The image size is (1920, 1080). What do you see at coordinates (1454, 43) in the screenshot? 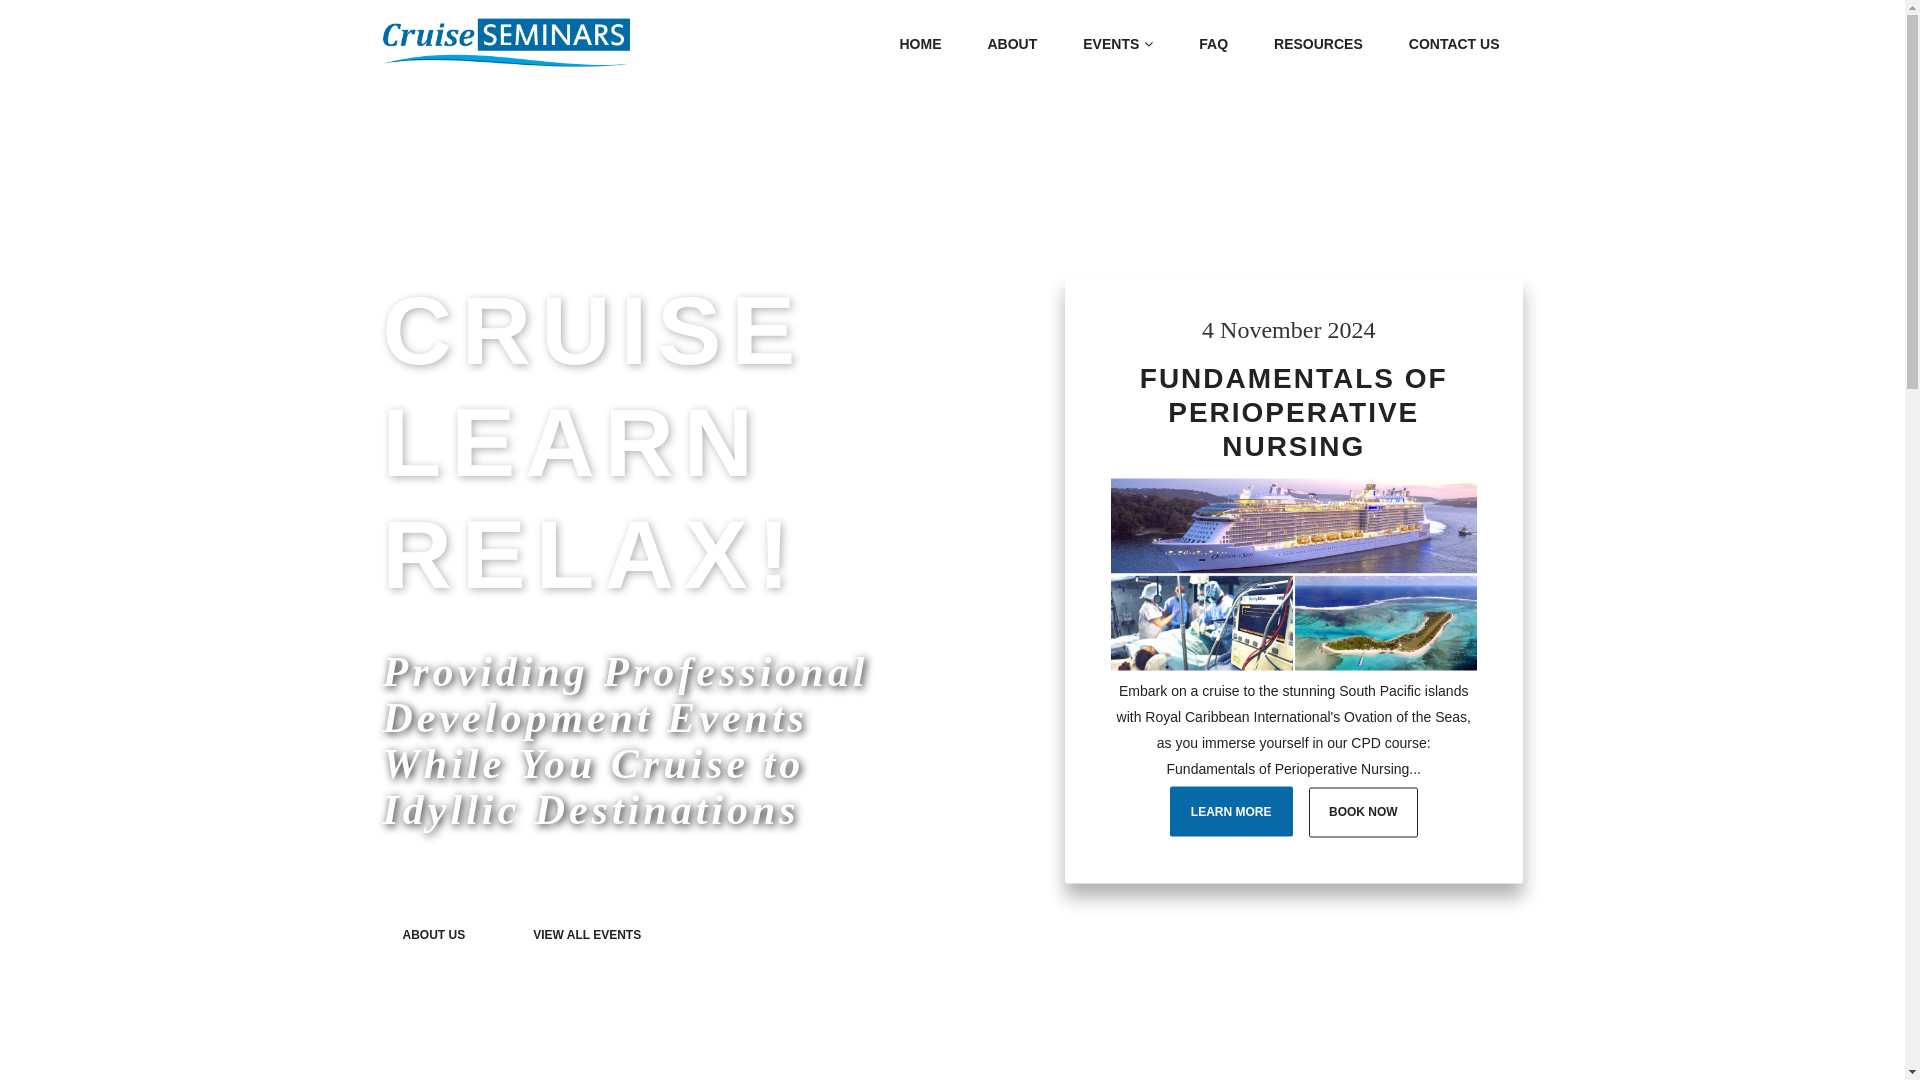
I see `'CONTACT US'` at bounding box center [1454, 43].